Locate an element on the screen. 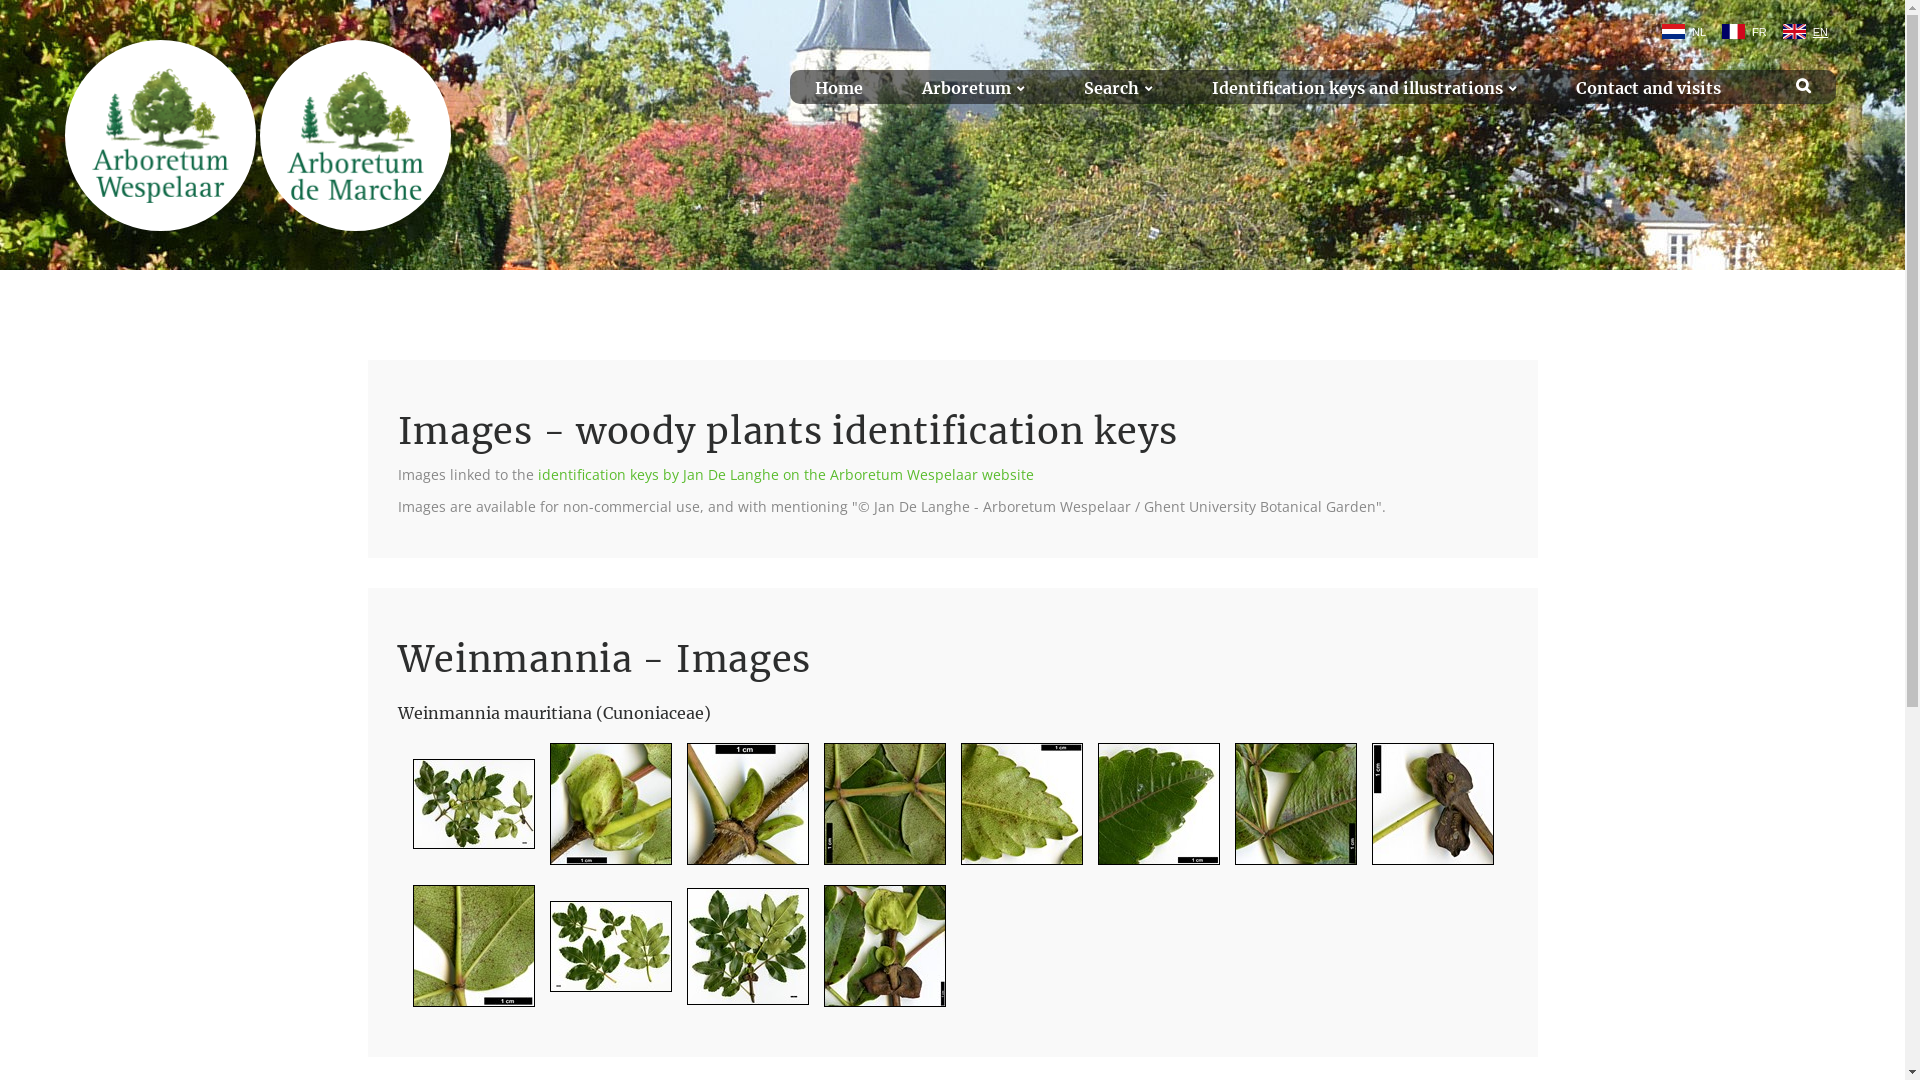  'FR' is located at coordinates (1721, 32).